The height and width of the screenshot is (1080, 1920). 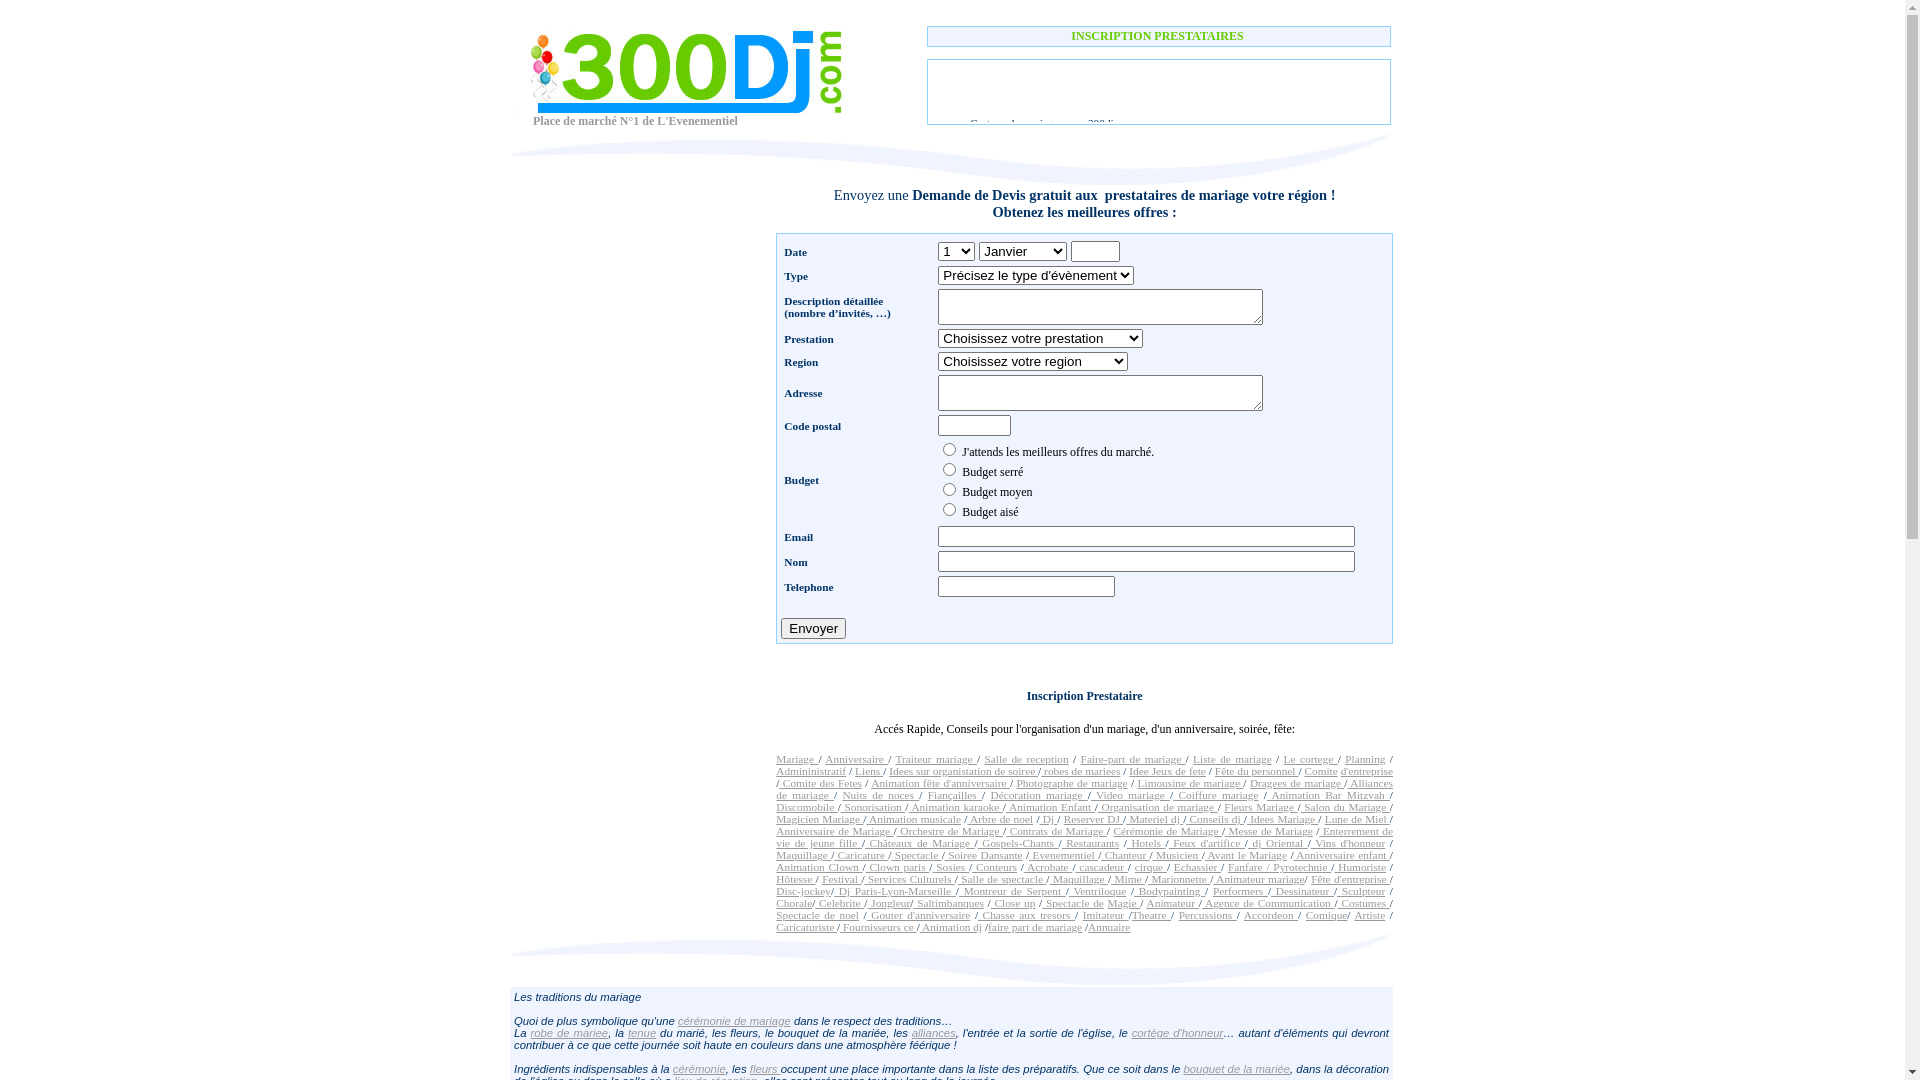 I want to click on 'Comite des Fetes', so click(x=777, y=782).